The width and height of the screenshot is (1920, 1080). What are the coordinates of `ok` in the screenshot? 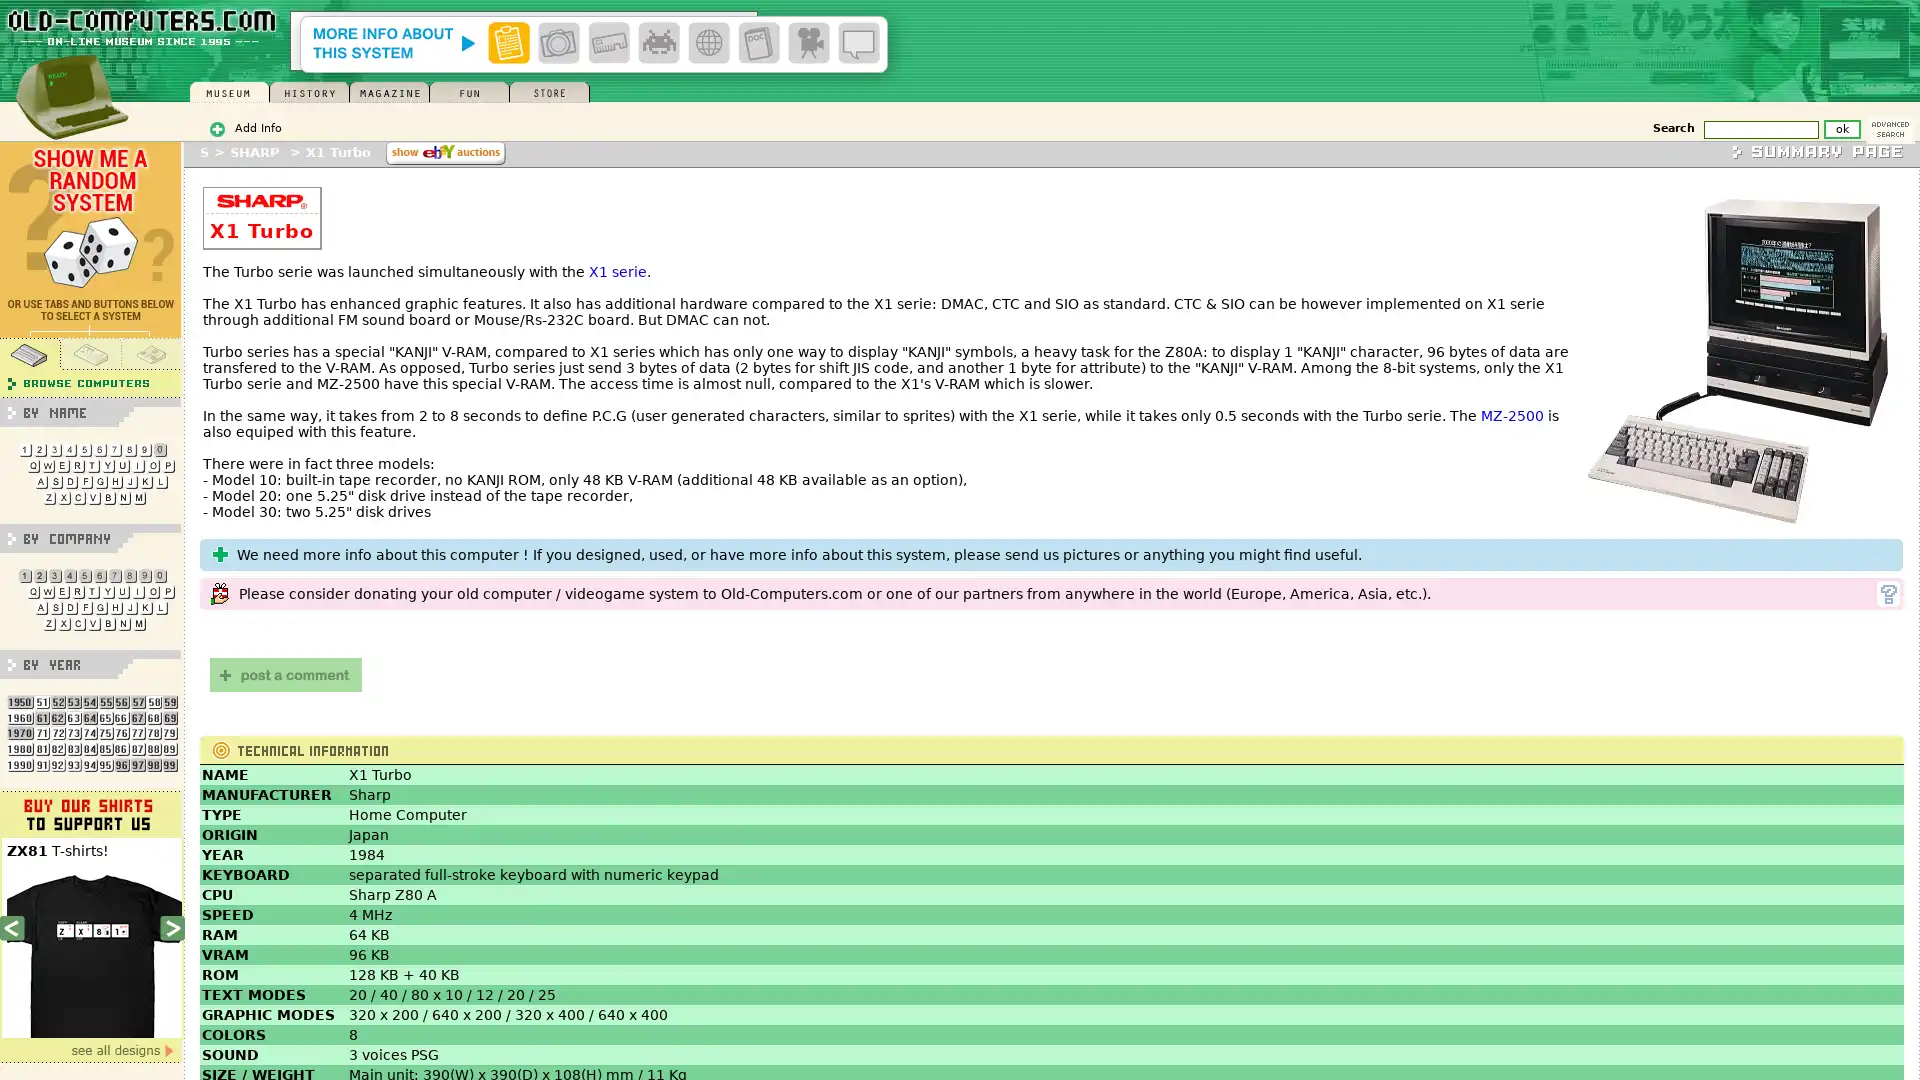 It's located at (1841, 128).